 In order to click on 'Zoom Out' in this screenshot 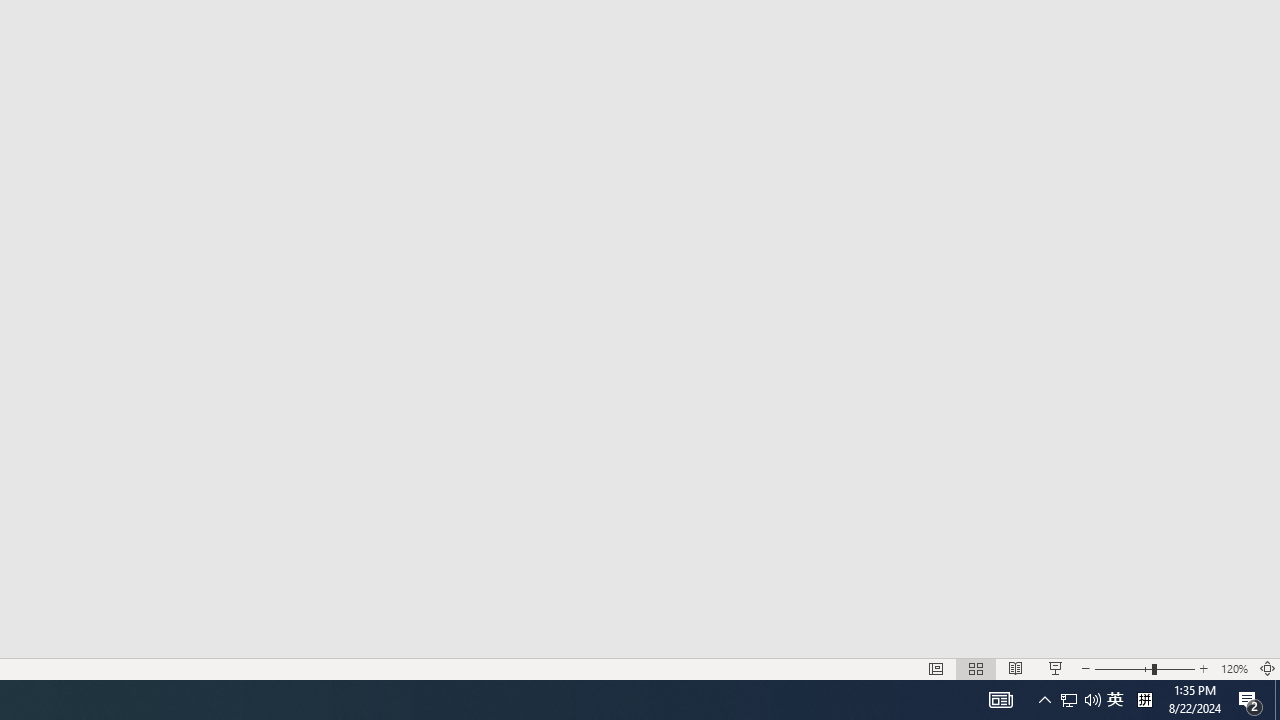, I will do `click(1123, 669)`.